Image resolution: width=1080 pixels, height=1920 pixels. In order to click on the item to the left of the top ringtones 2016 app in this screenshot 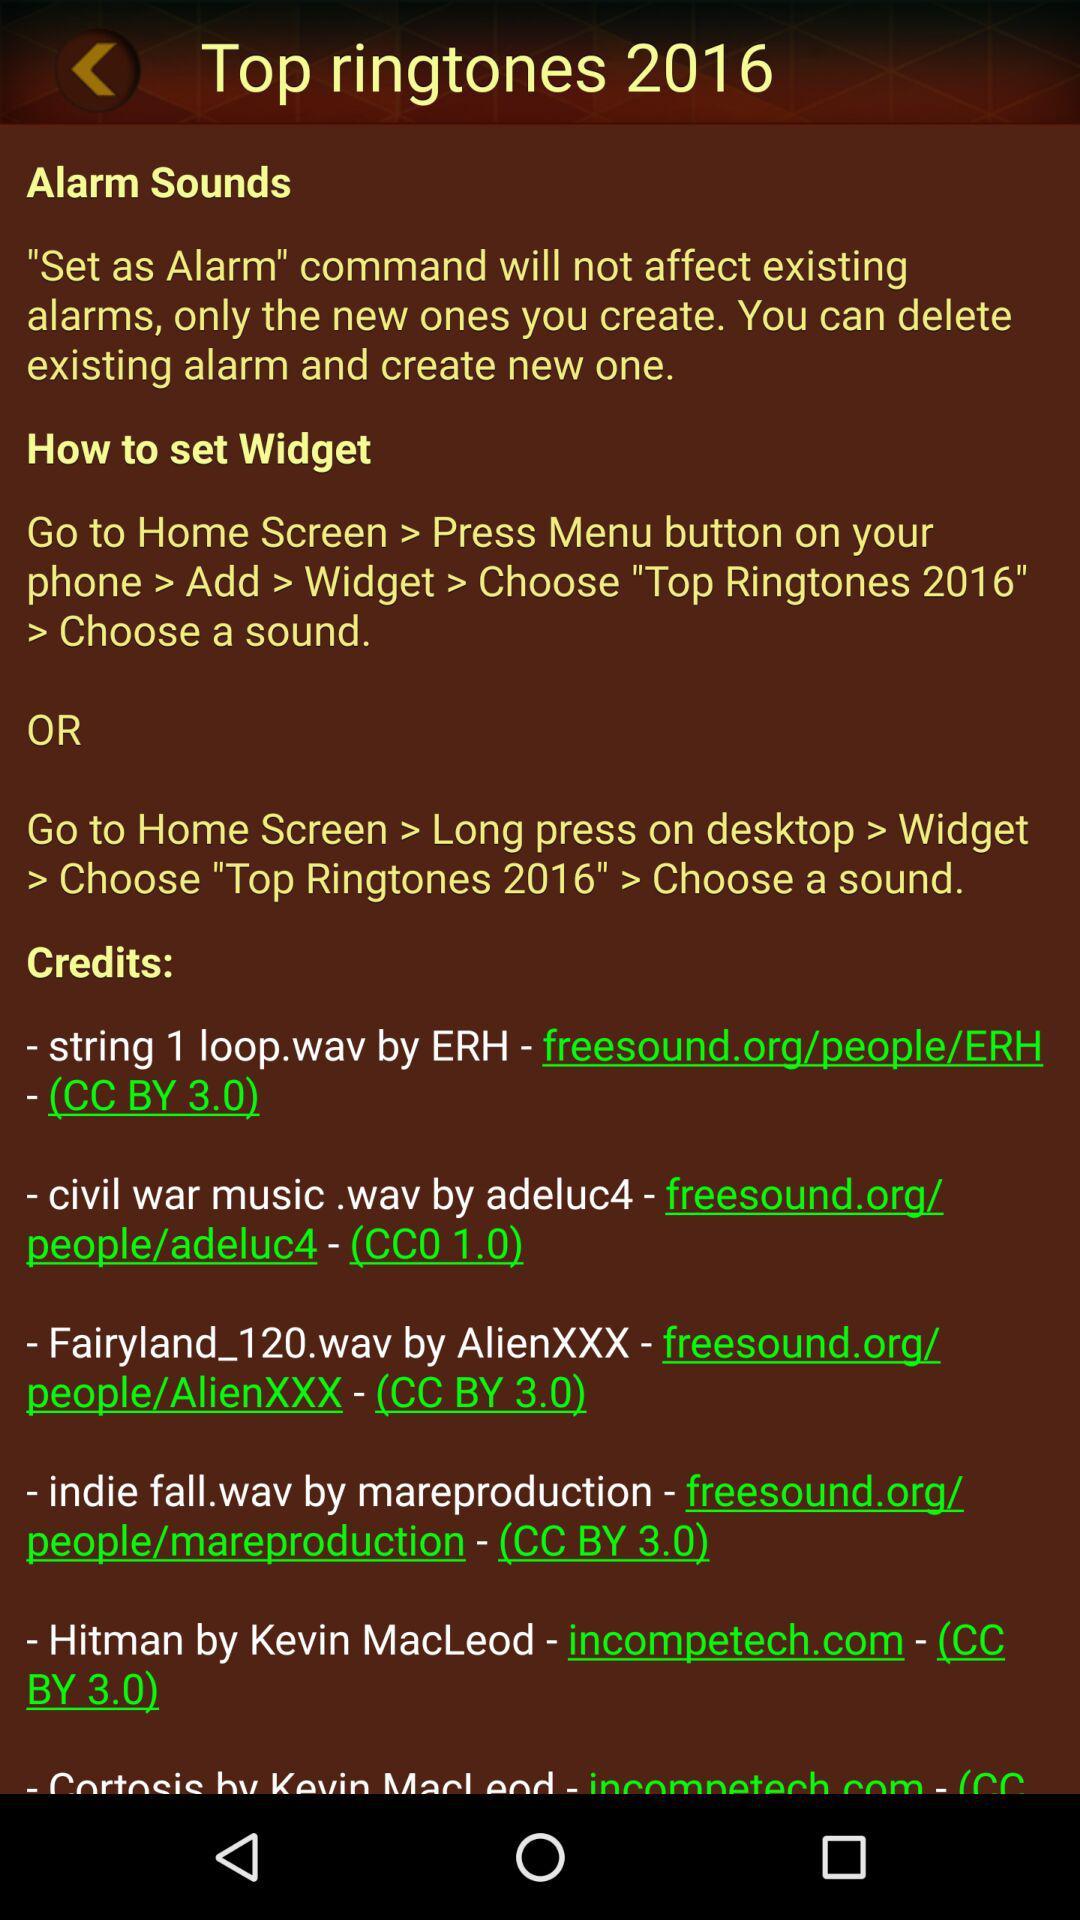, I will do `click(97, 69)`.